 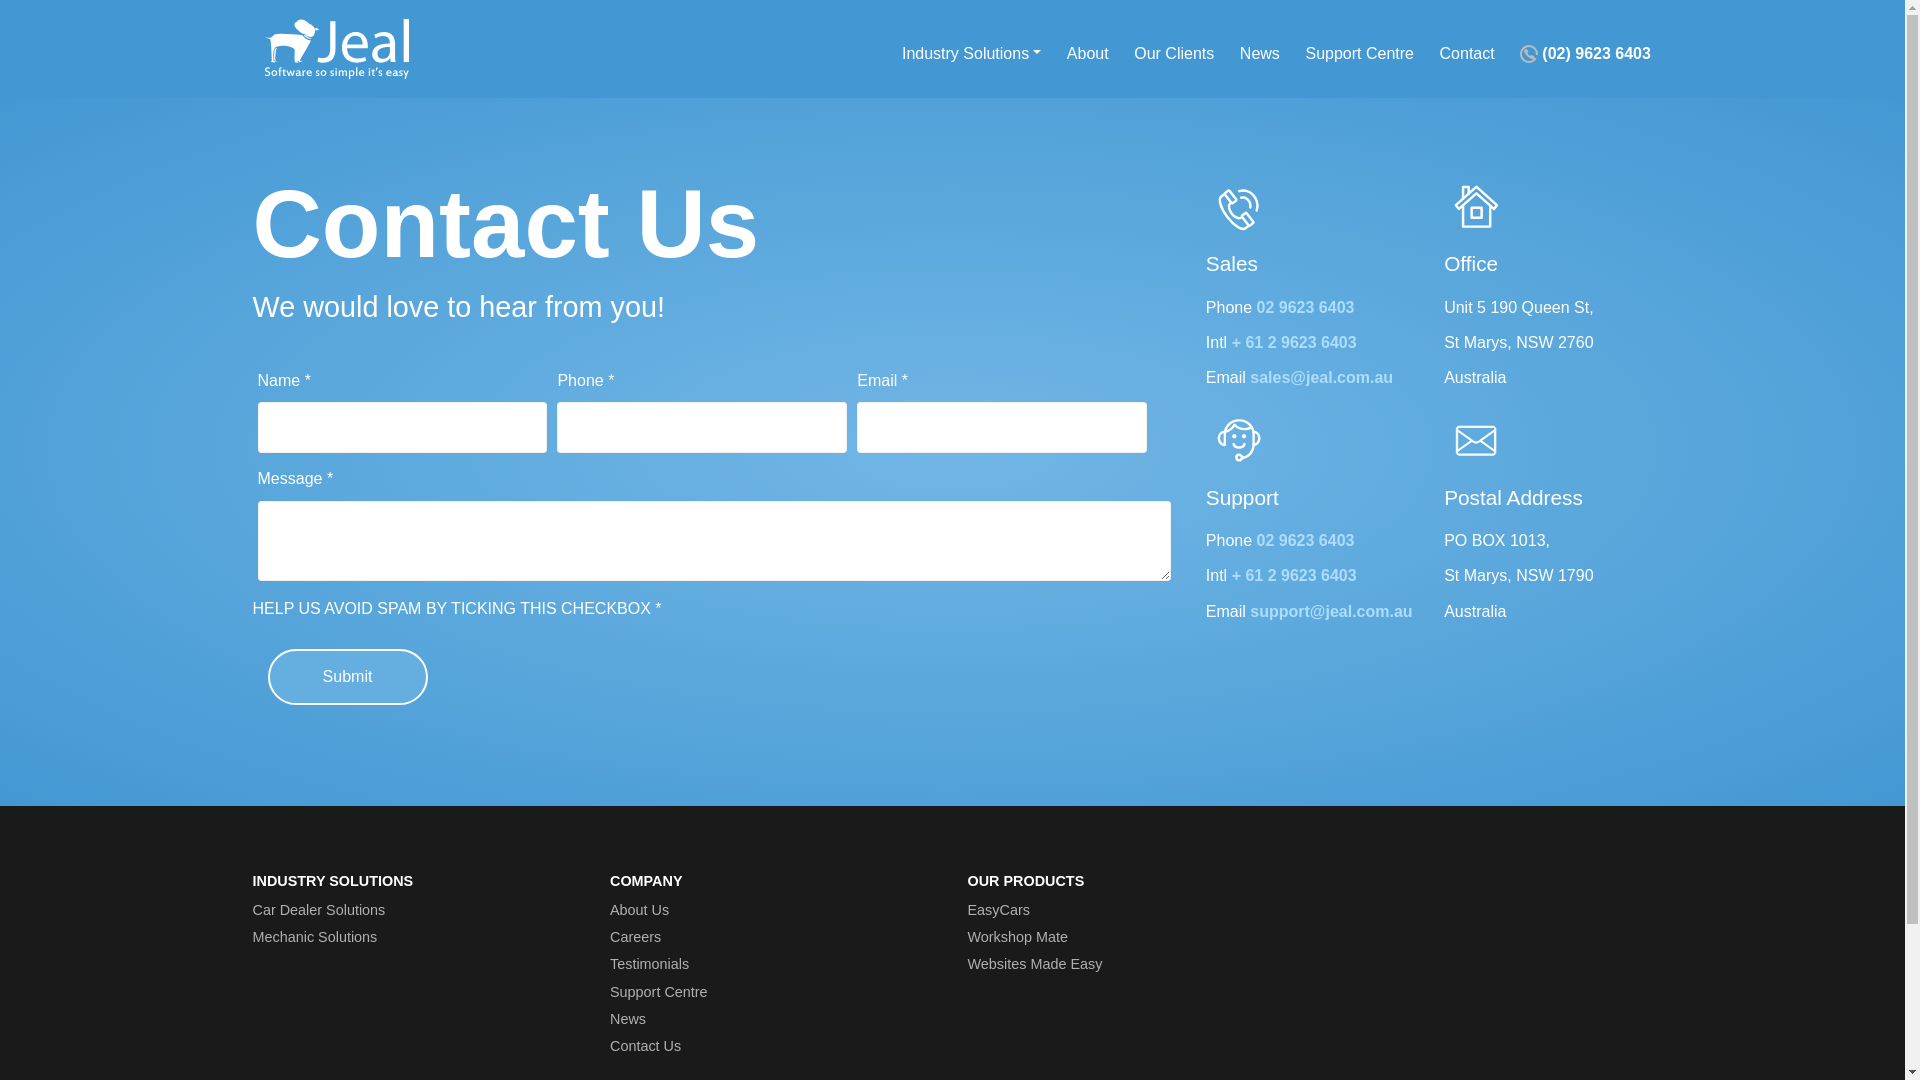 What do you see at coordinates (649, 963) in the screenshot?
I see `'Testimonials'` at bounding box center [649, 963].